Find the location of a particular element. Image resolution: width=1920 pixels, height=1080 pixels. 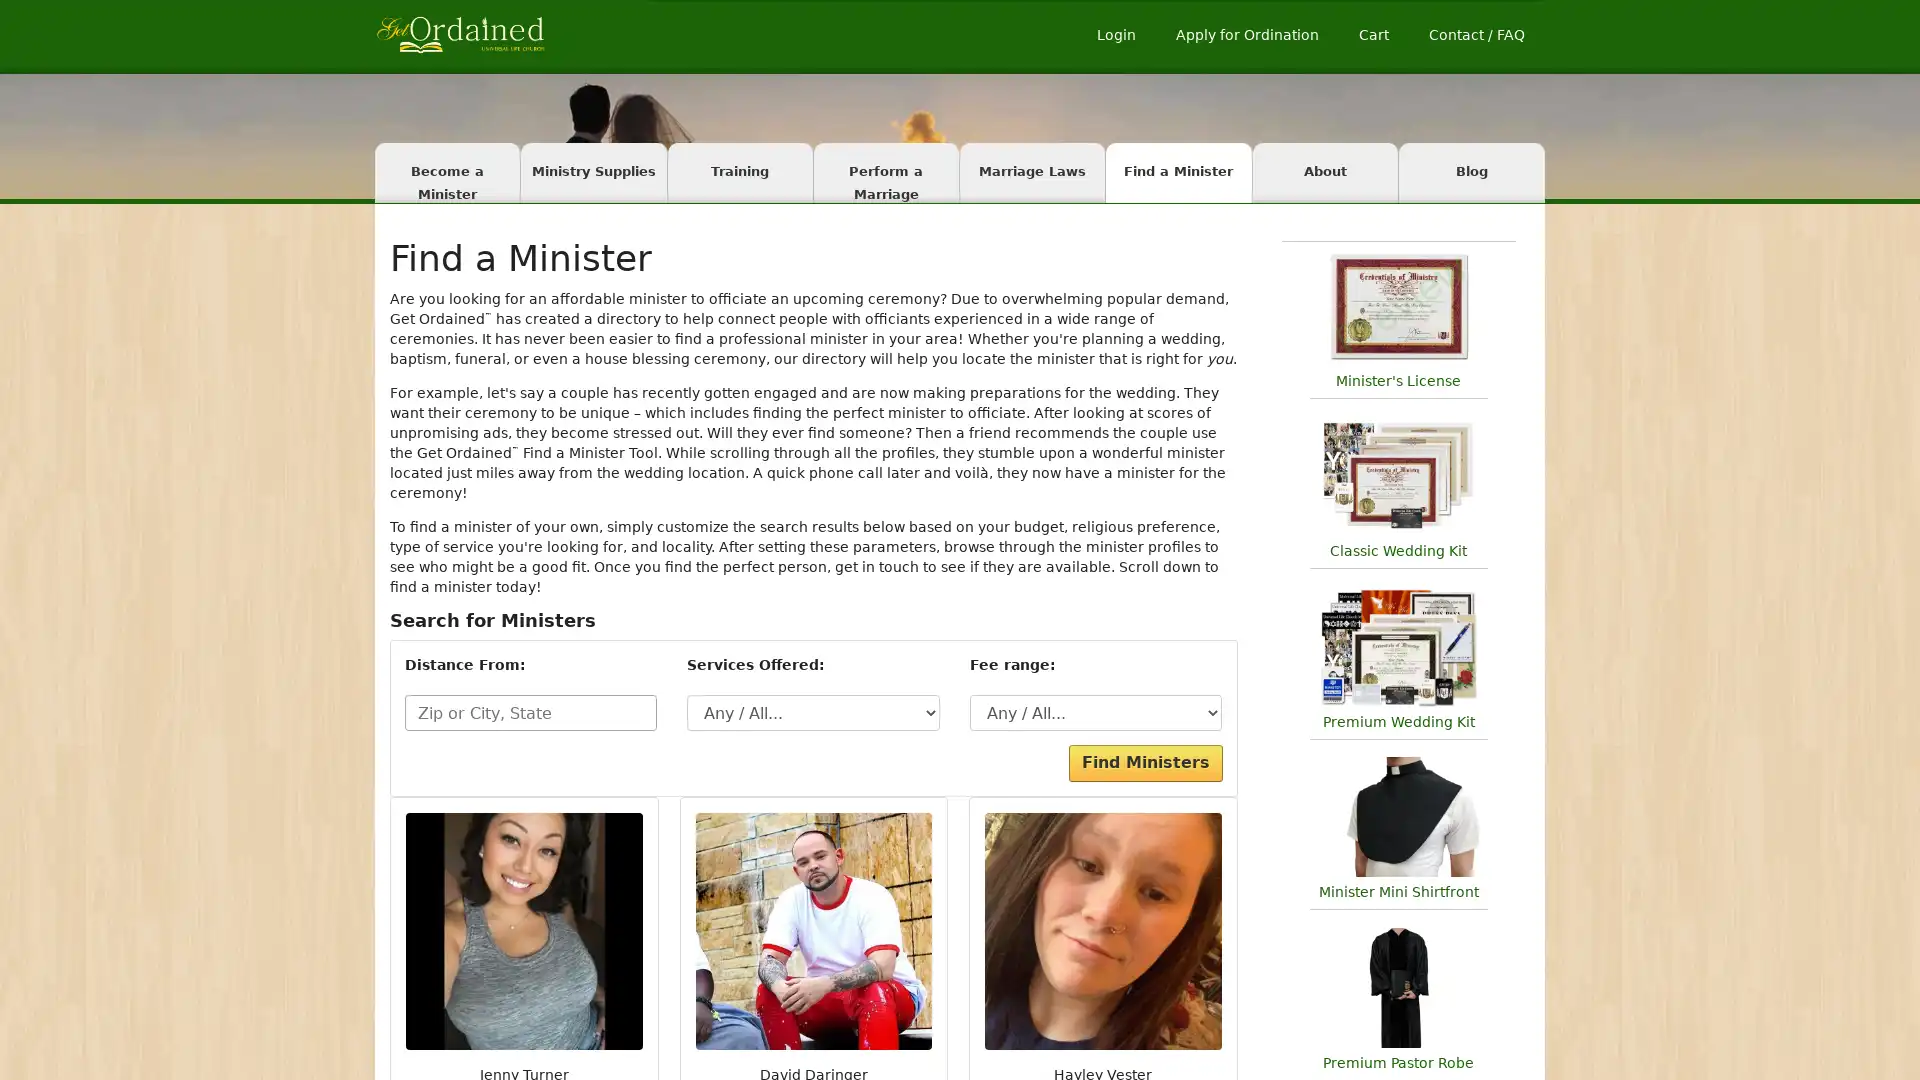

Find Ministers is located at coordinates (1145, 763).